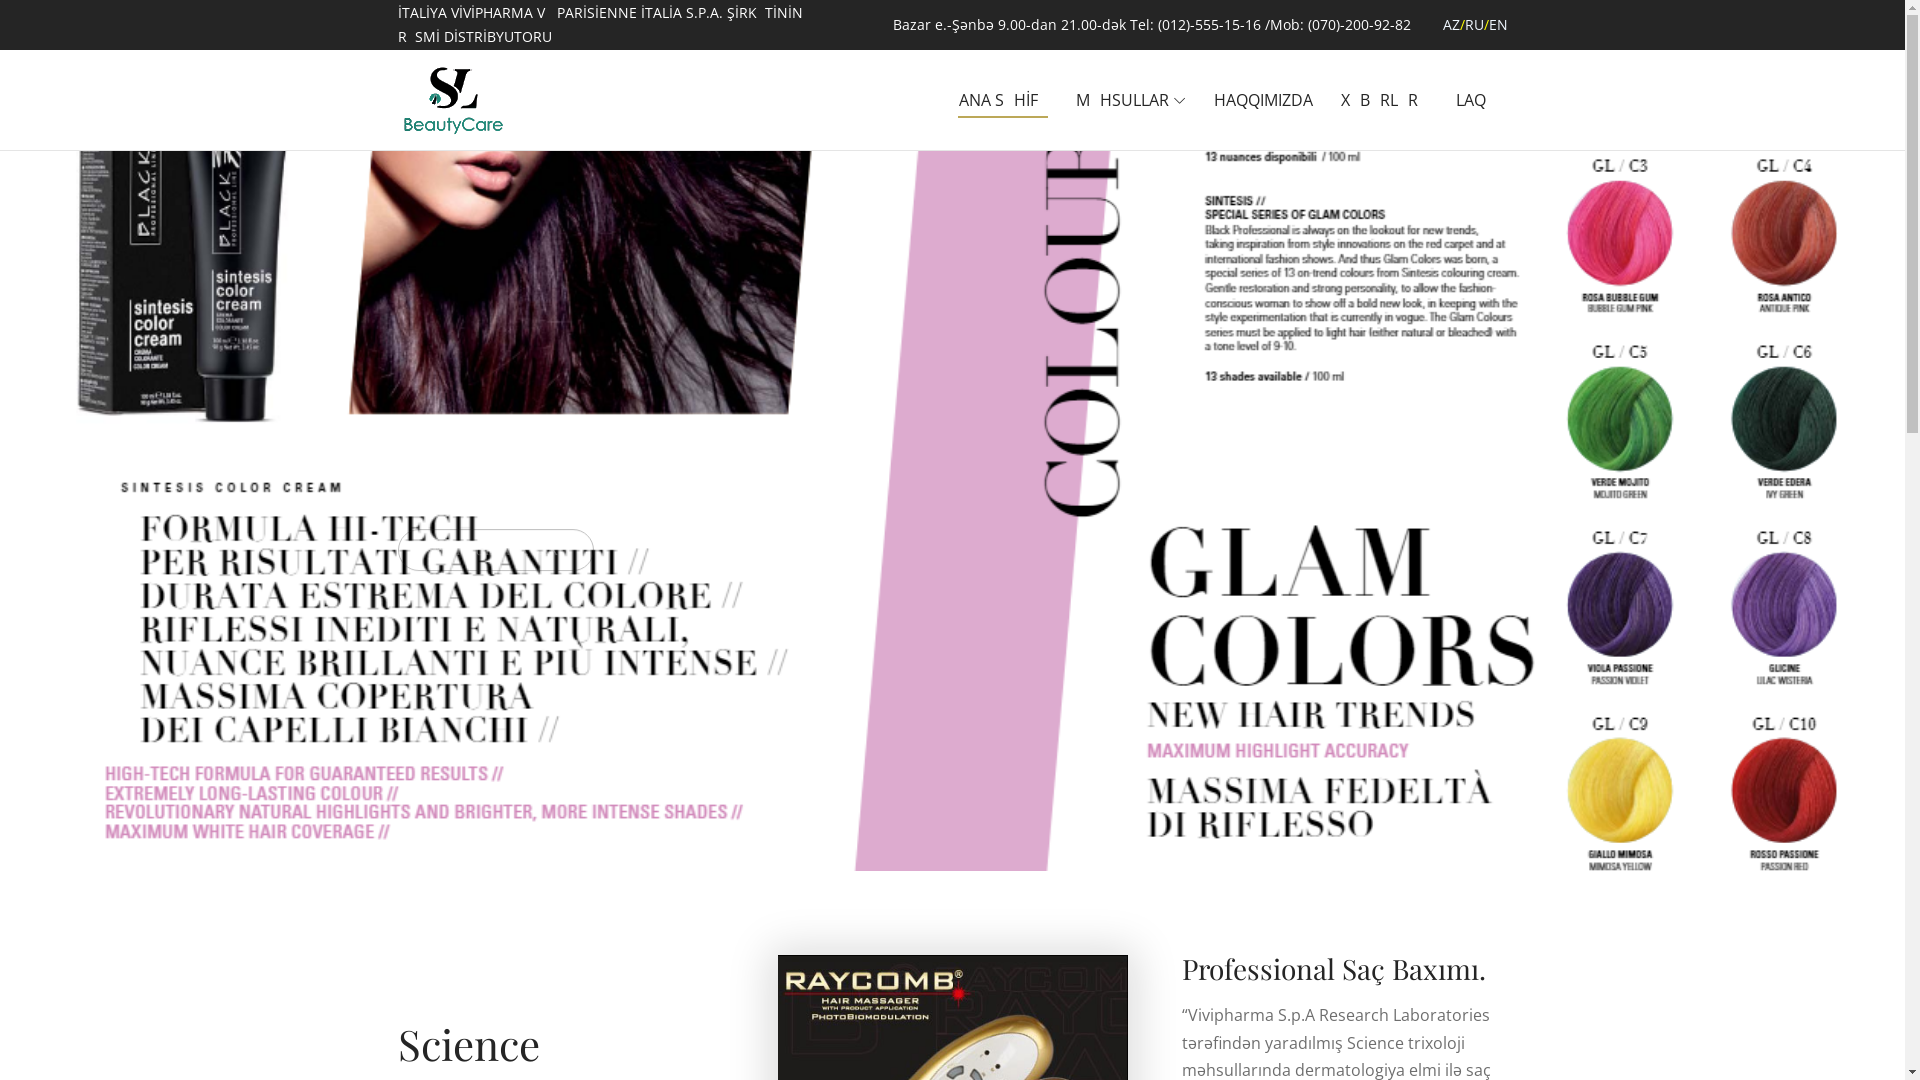  I want to click on 'HAQQIMIZDA', so click(1262, 99).